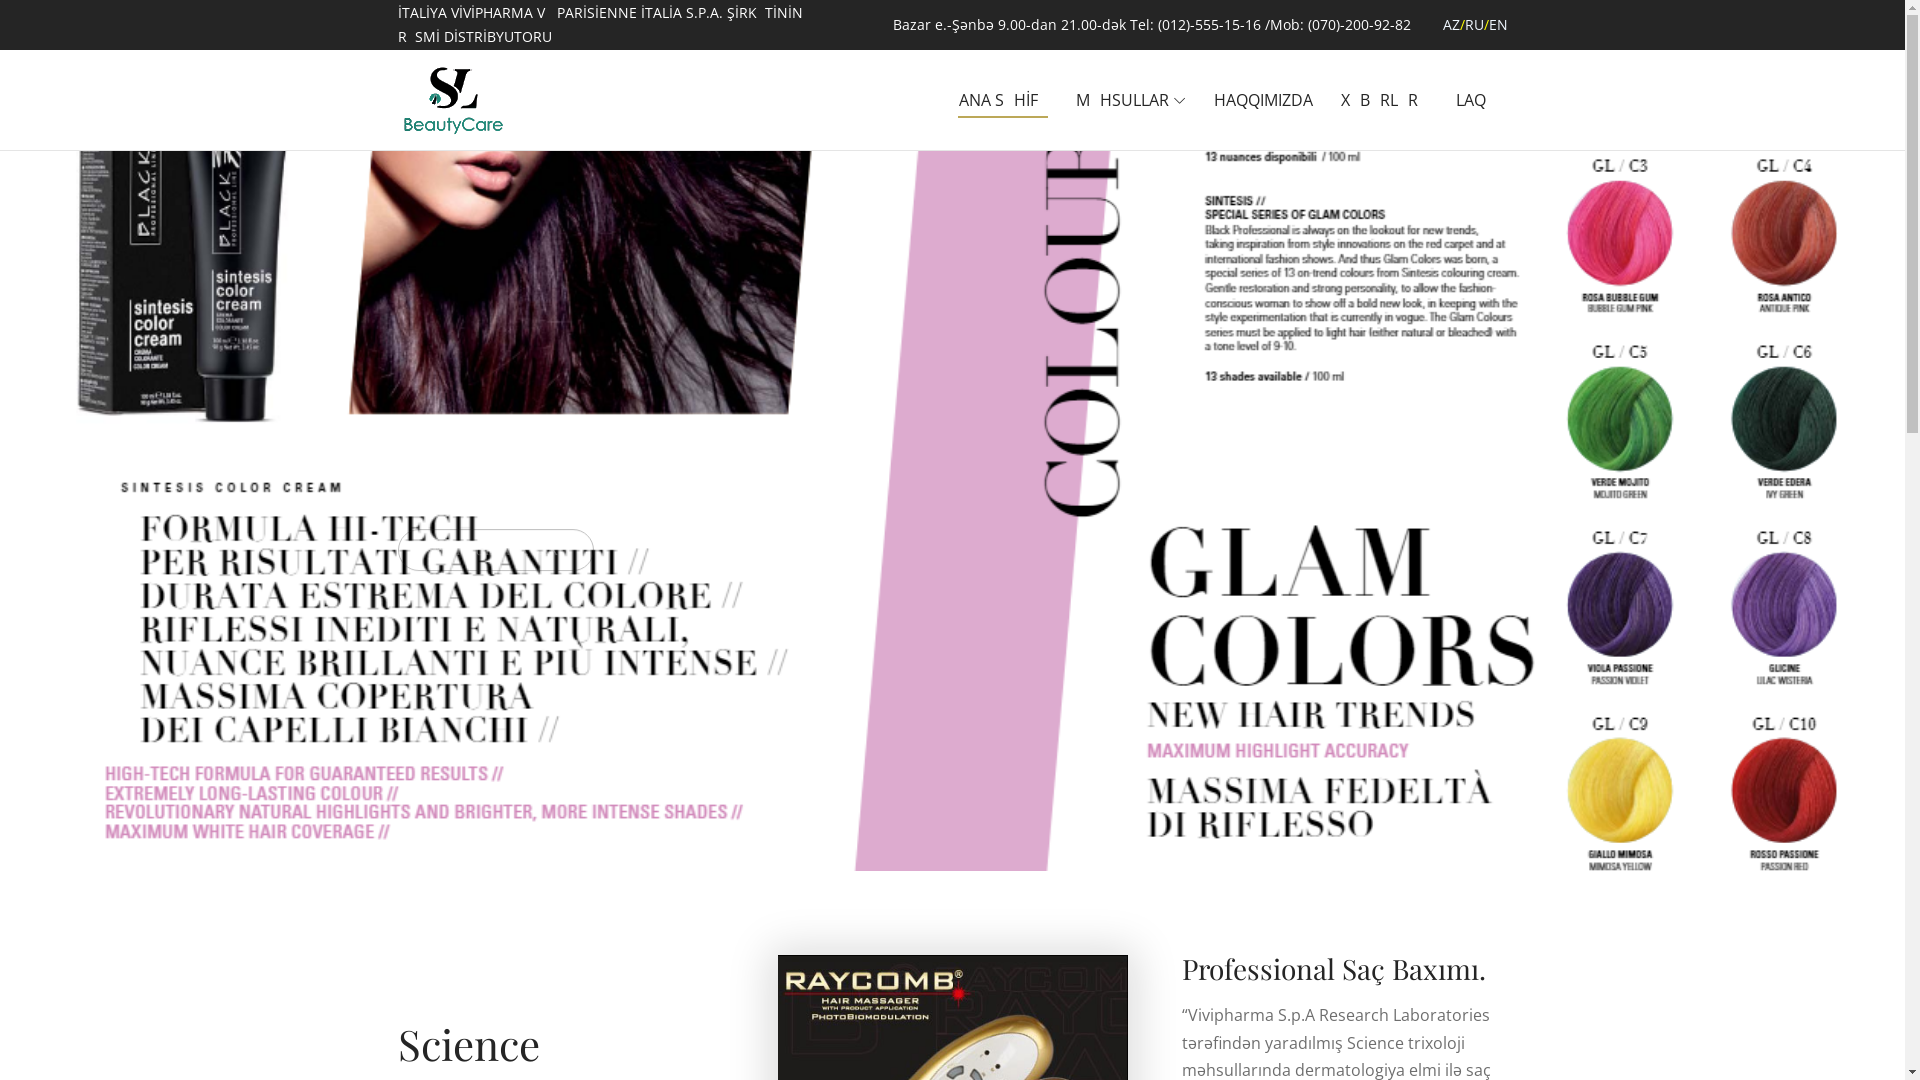  I want to click on 'HAQQIMIZDA', so click(1262, 99).